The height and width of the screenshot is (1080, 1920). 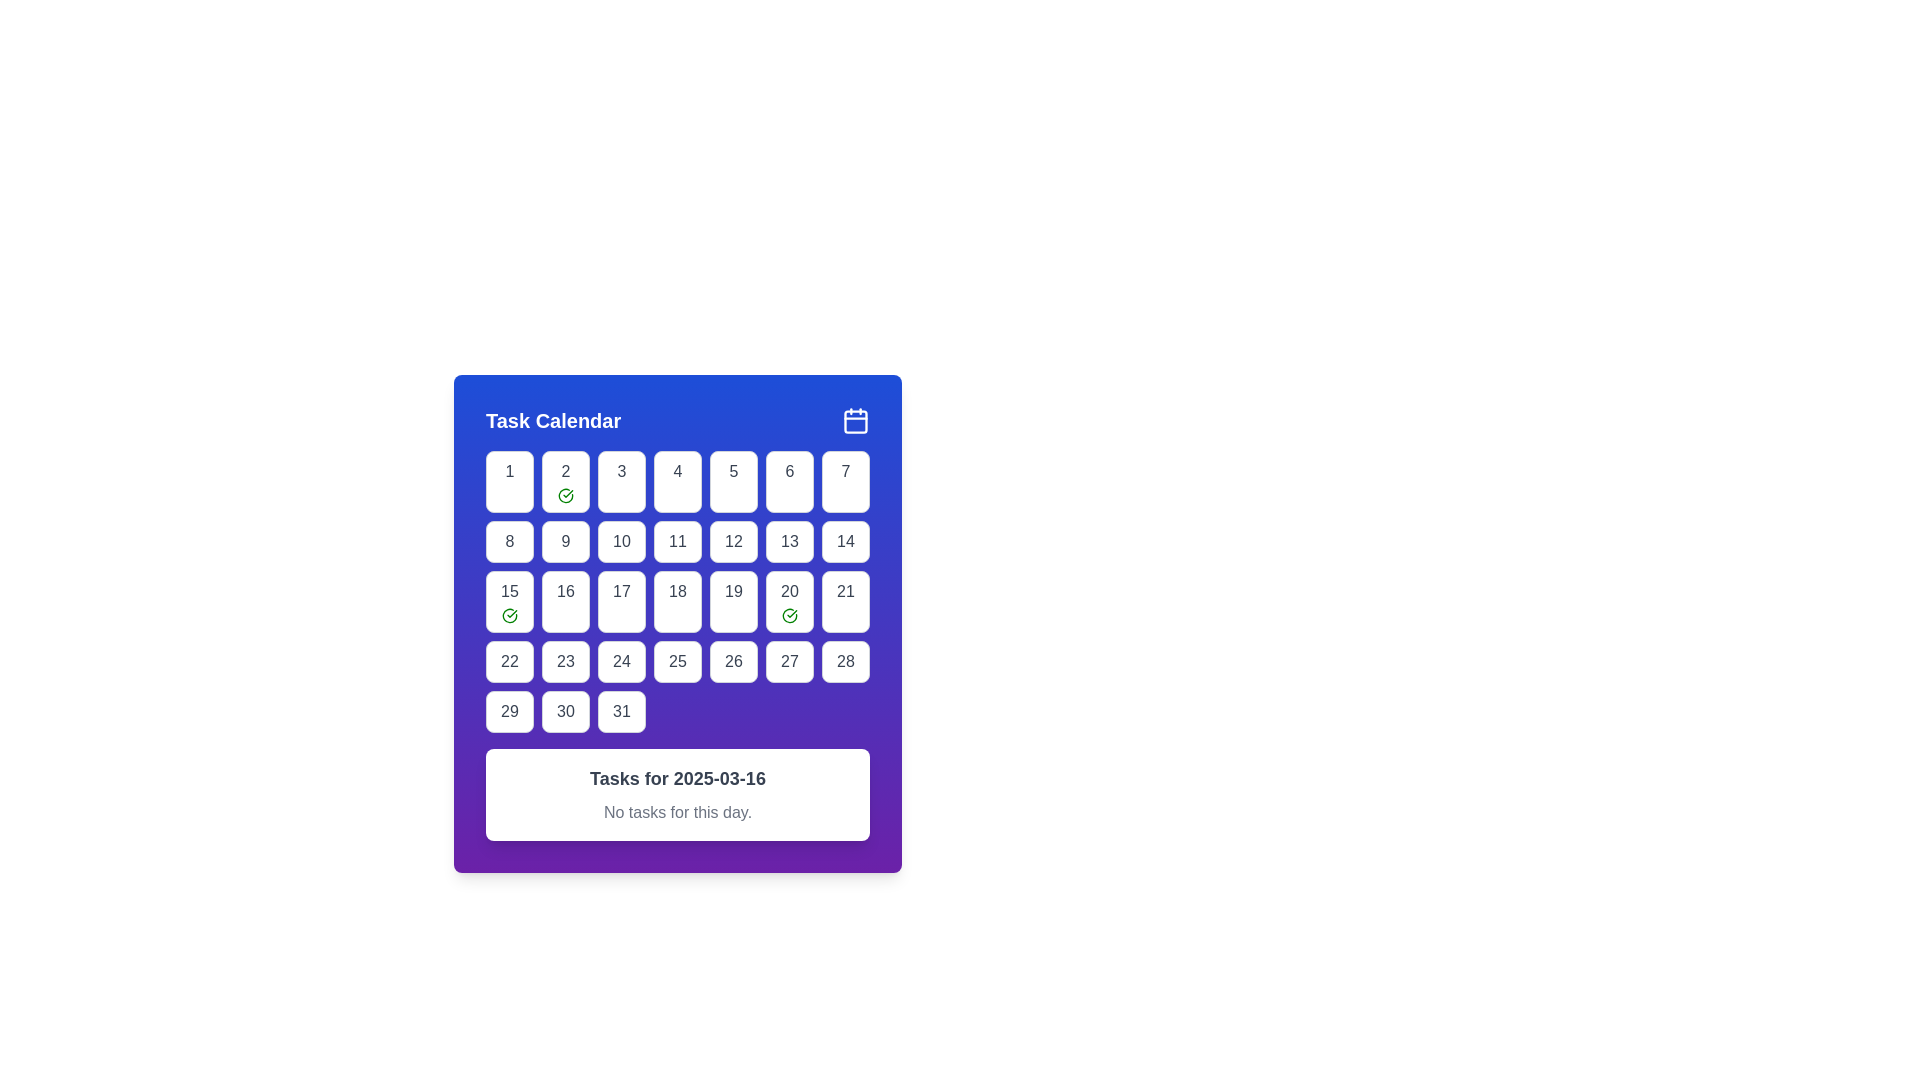 I want to click on the Calendar Day Cell displaying the number '2' with a green checkmark icon, so click(x=565, y=482).